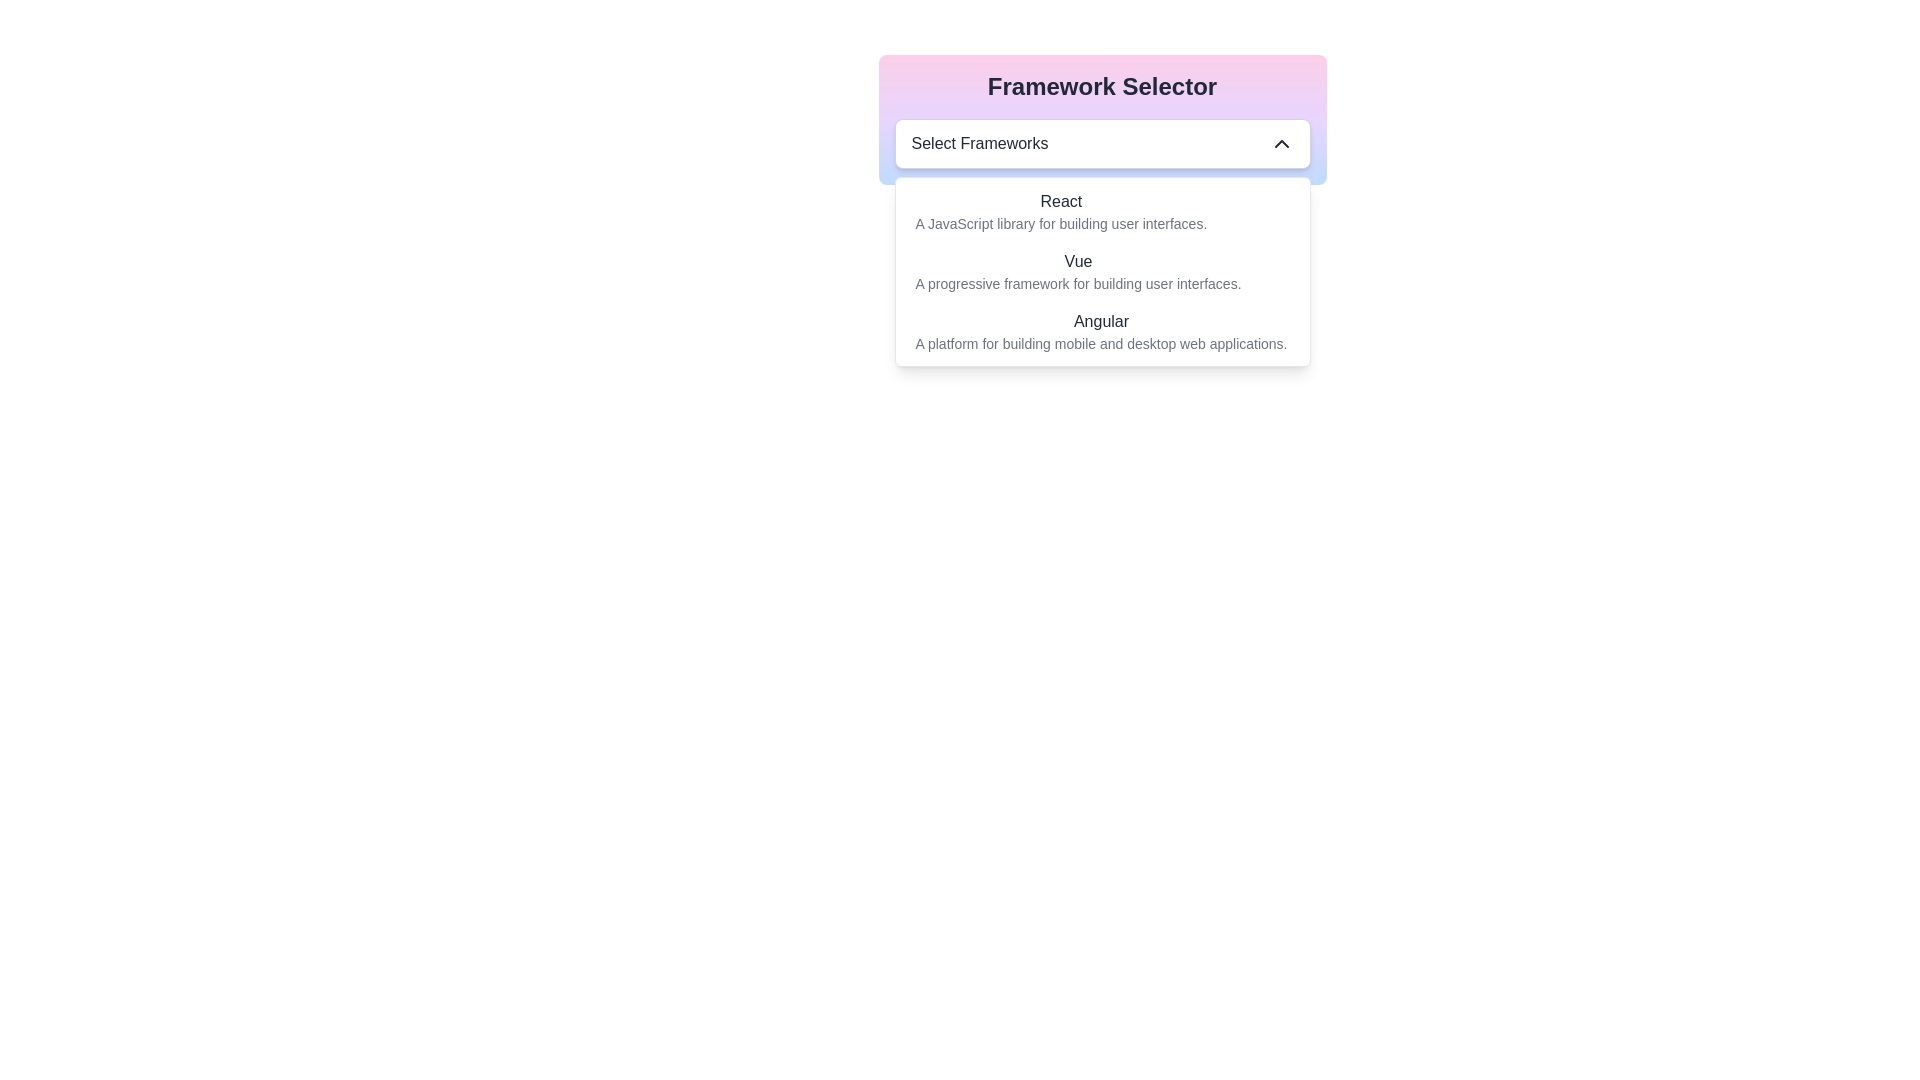 This screenshot has width=1920, height=1080. What do you see at coordinates (1060, 223) in the screenshot?
I see `the content of the Text Label displaying 'A JavaScript library for building user interfaces.' located under the 'React' heading in the 'Framework Selector' dropdown menu` at bounding box center [1060, 223].